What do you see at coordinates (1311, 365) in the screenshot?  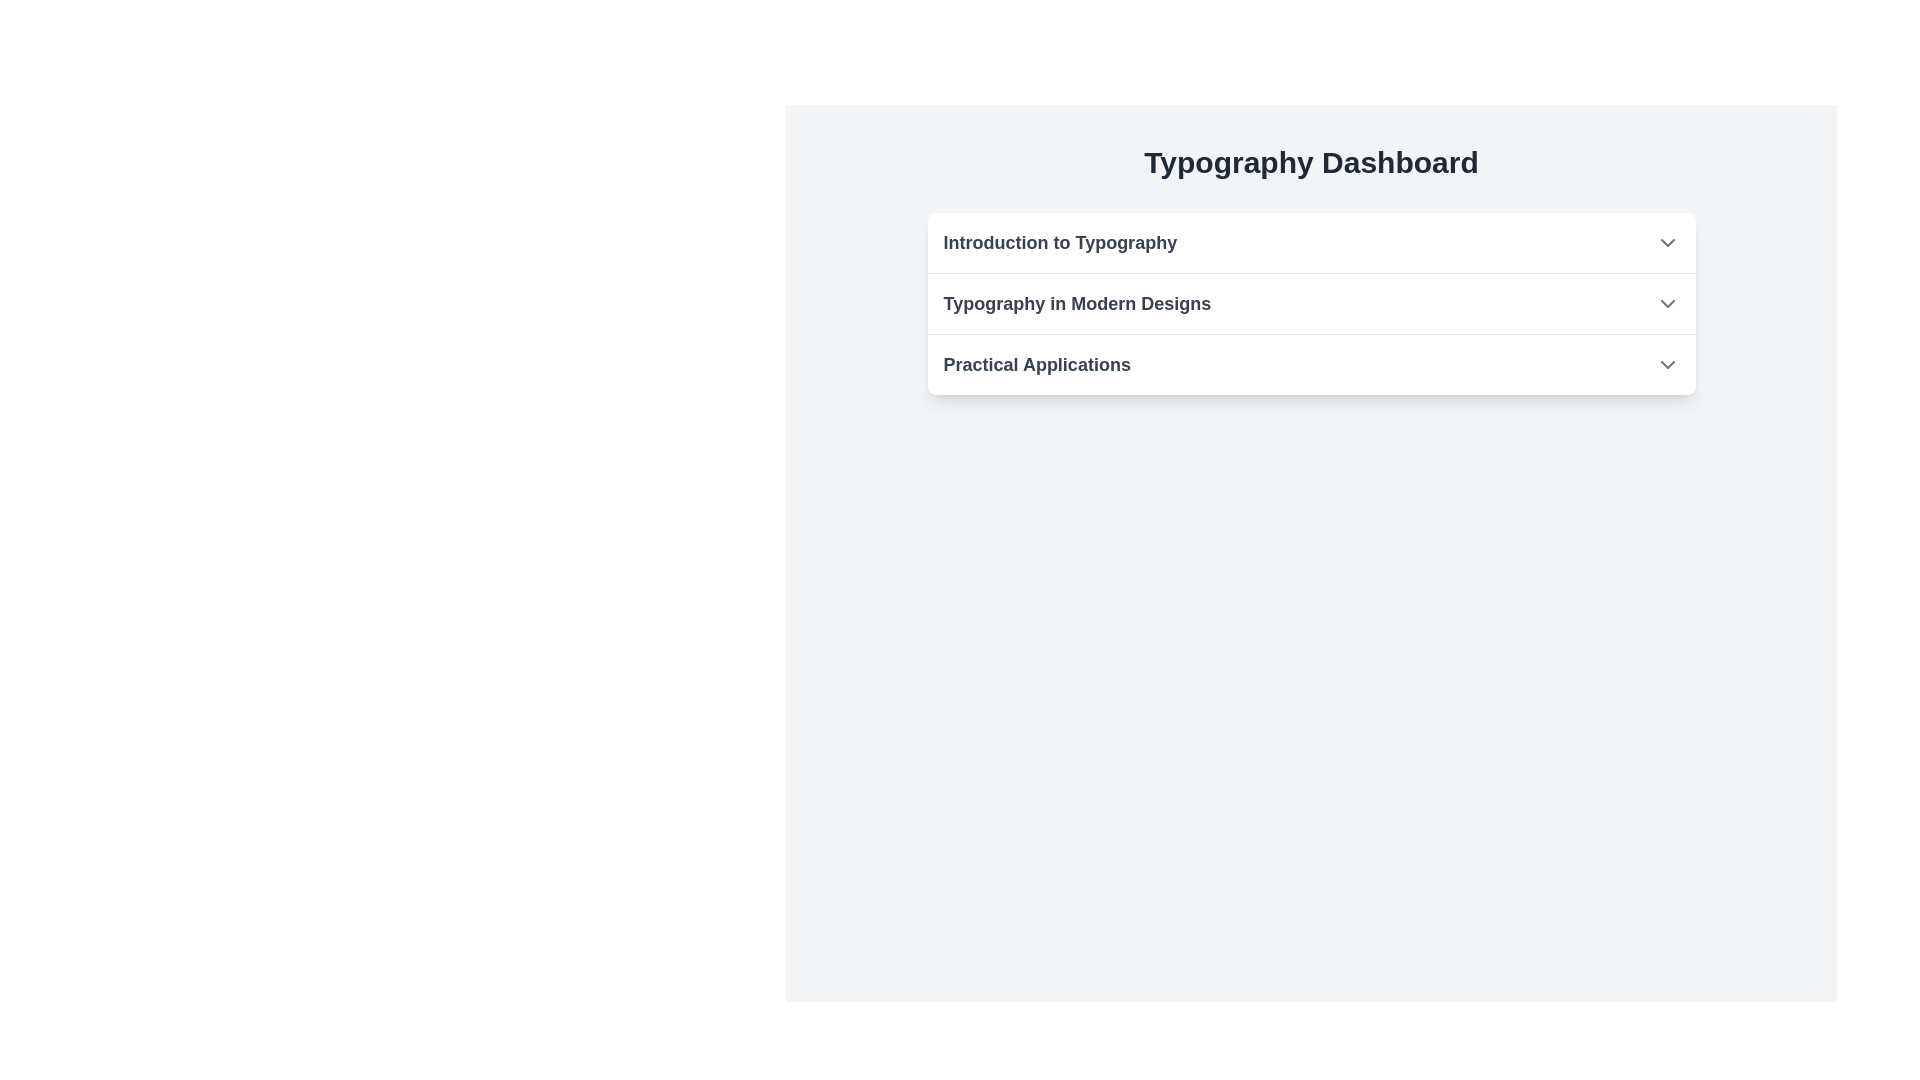 I see `the collapsible list item row located` at bounding box center [1311, 365].